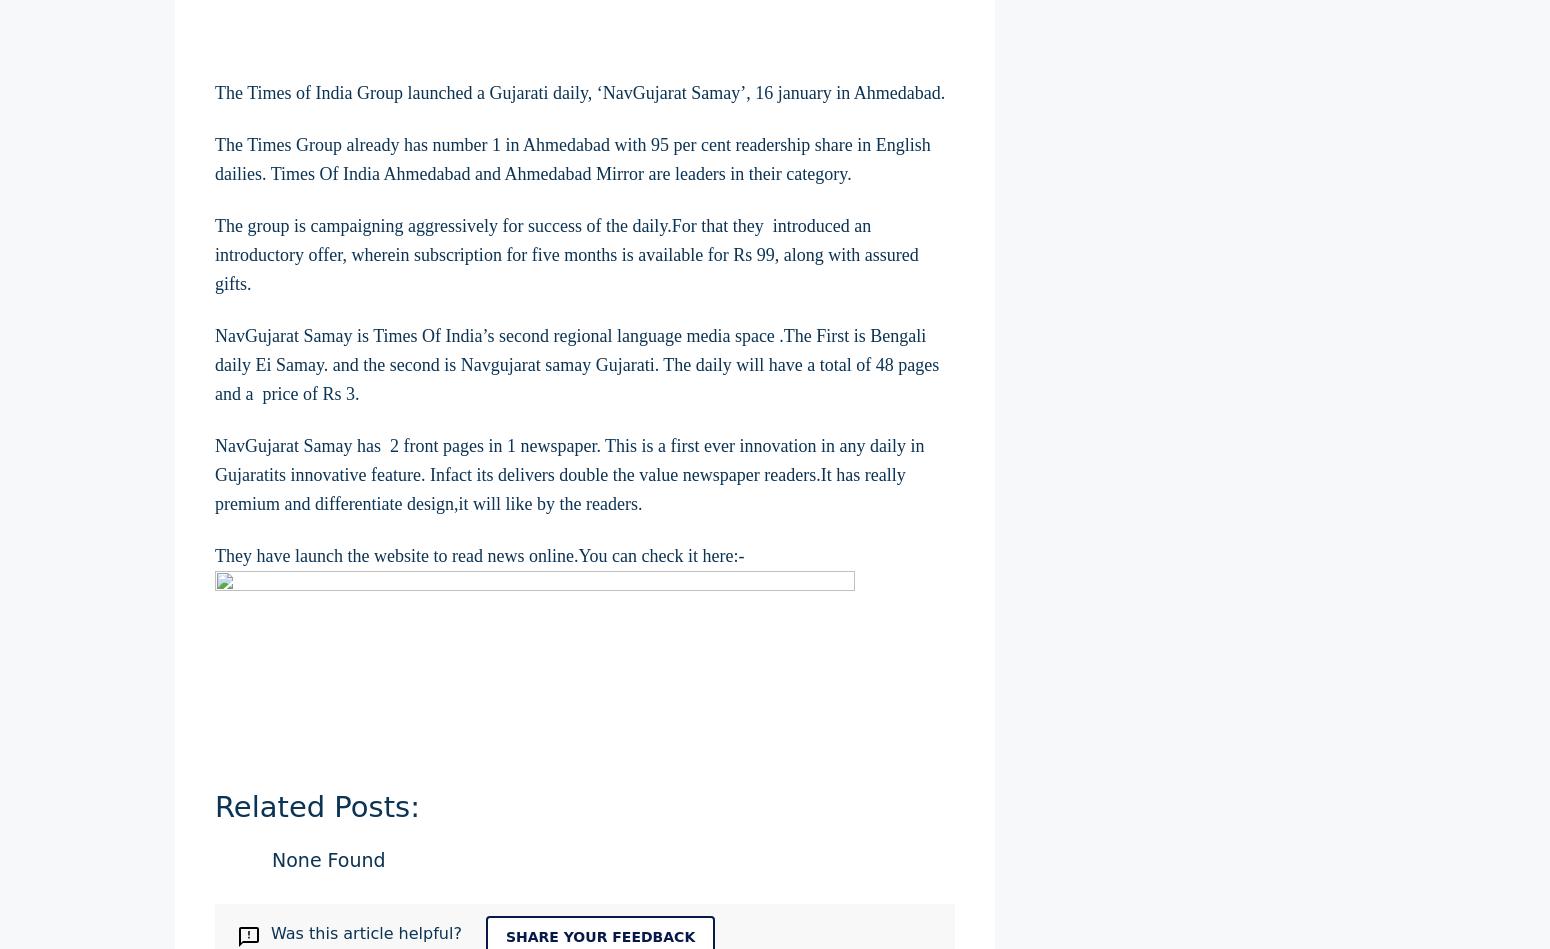  What do you see at coordinates (600, 934) in the screenshot?
I see `'Share your feedback'` at bounding box center [600, 934].